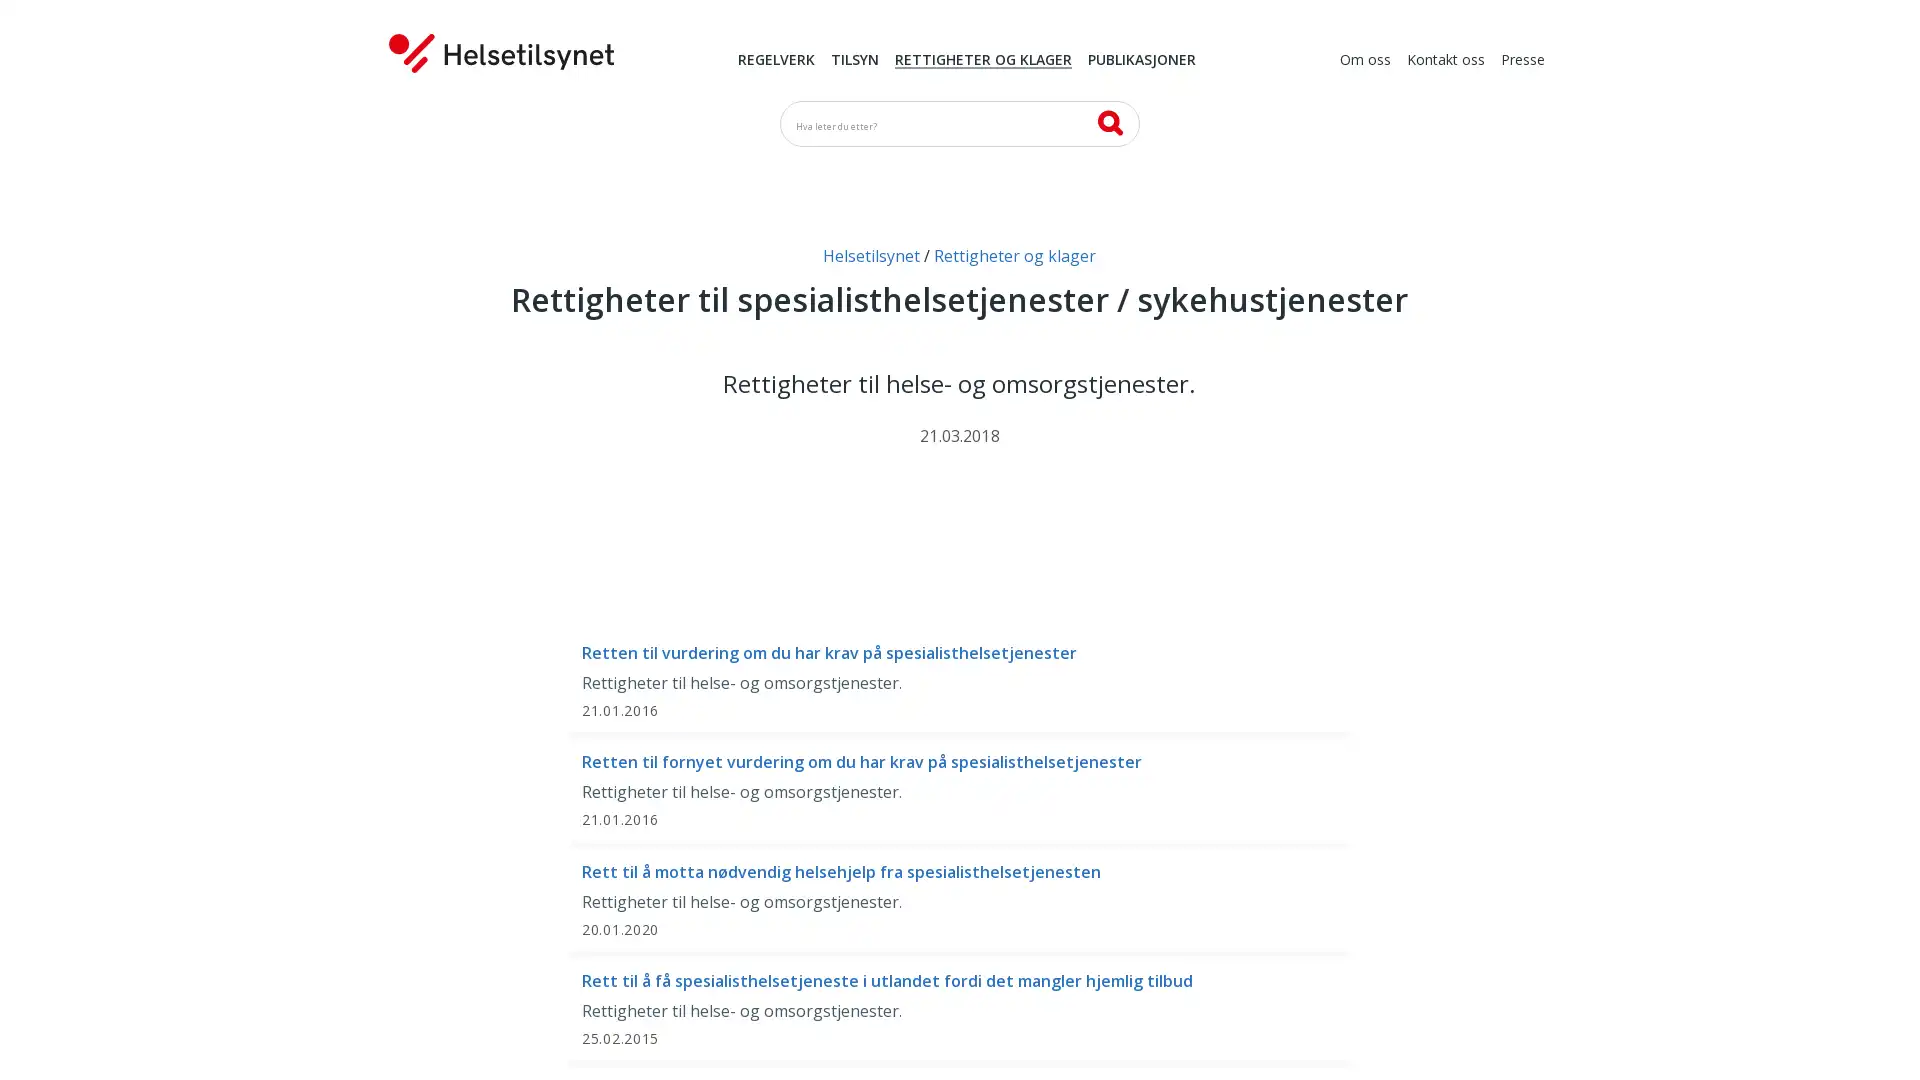 The height and width of the screenshot is (1080, 1920). I want to click on SK, so click(1108, 122).